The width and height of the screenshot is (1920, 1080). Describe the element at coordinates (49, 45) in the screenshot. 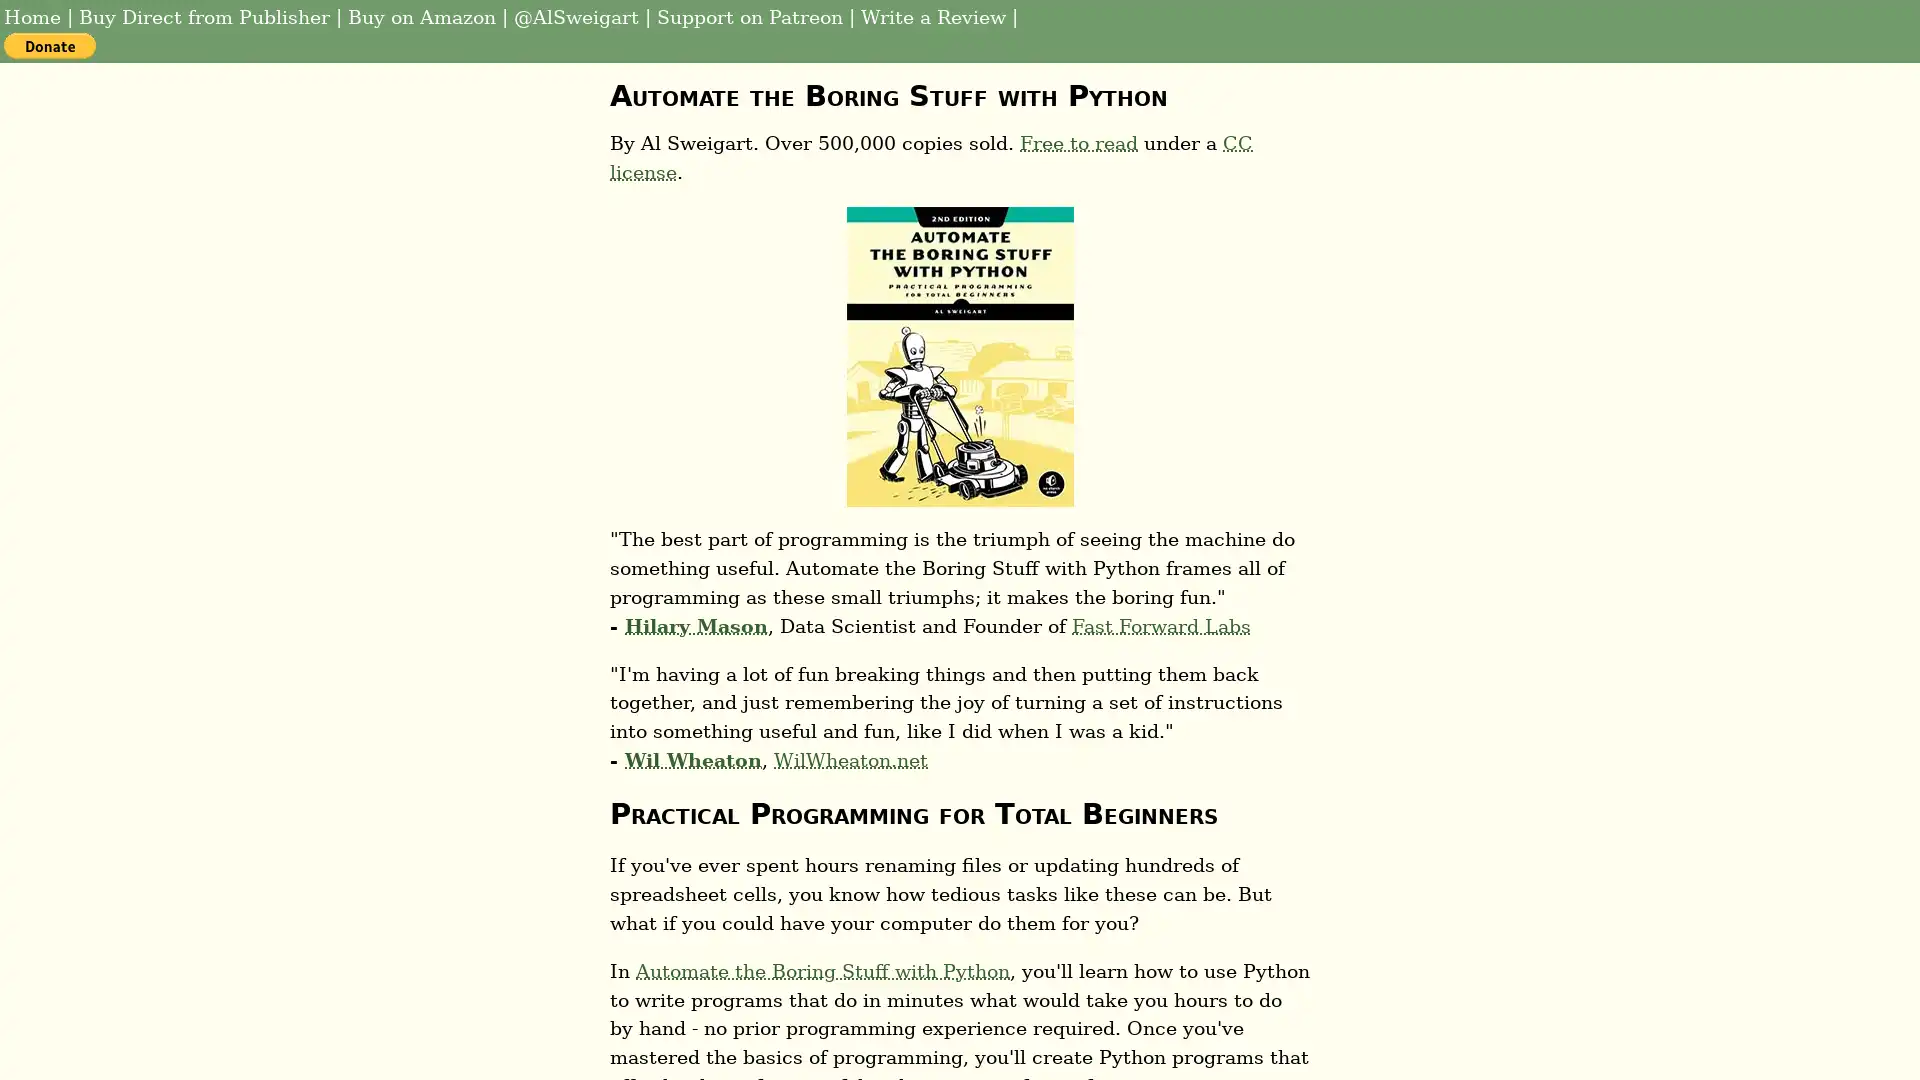

I see `PayPal - The safer, easier way to pay online!` at that location.